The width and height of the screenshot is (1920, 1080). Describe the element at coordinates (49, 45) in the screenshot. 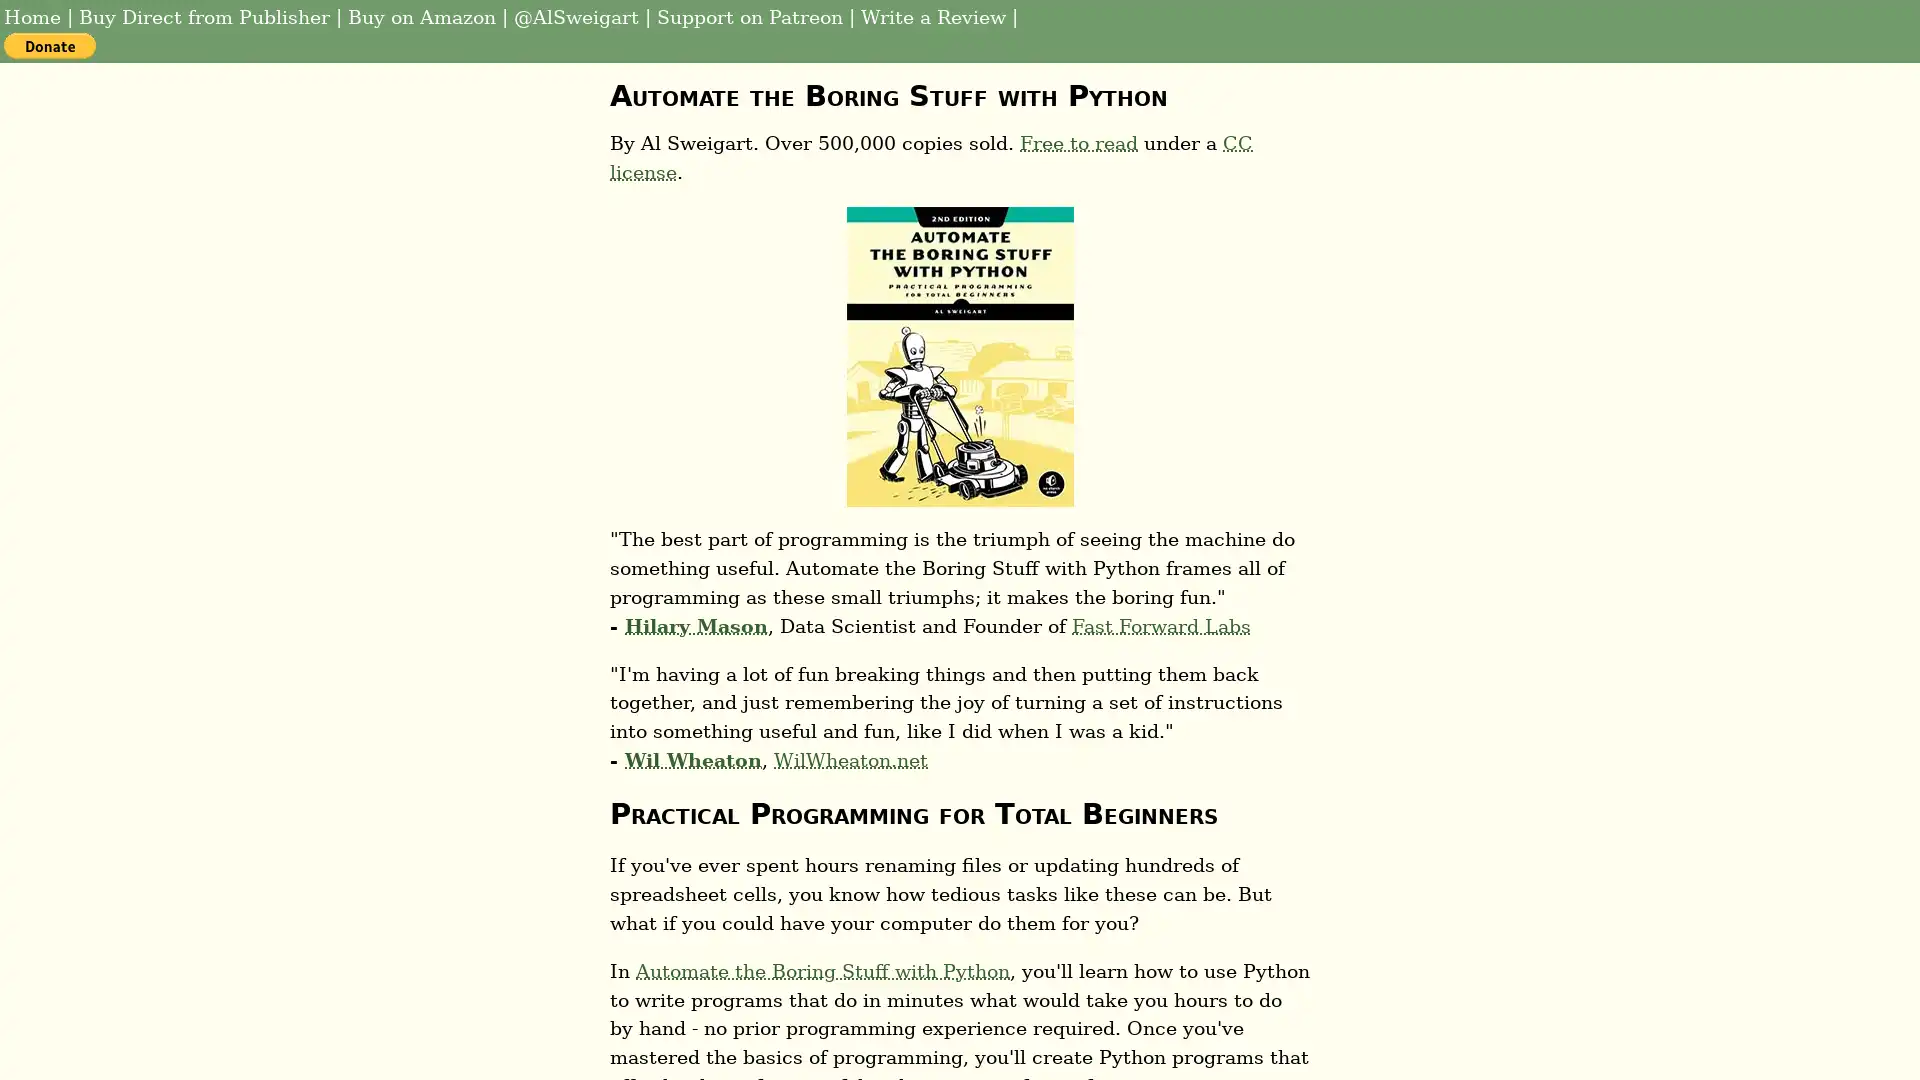

I see `PayPal - The safer, easier way to pay online!` at that location.